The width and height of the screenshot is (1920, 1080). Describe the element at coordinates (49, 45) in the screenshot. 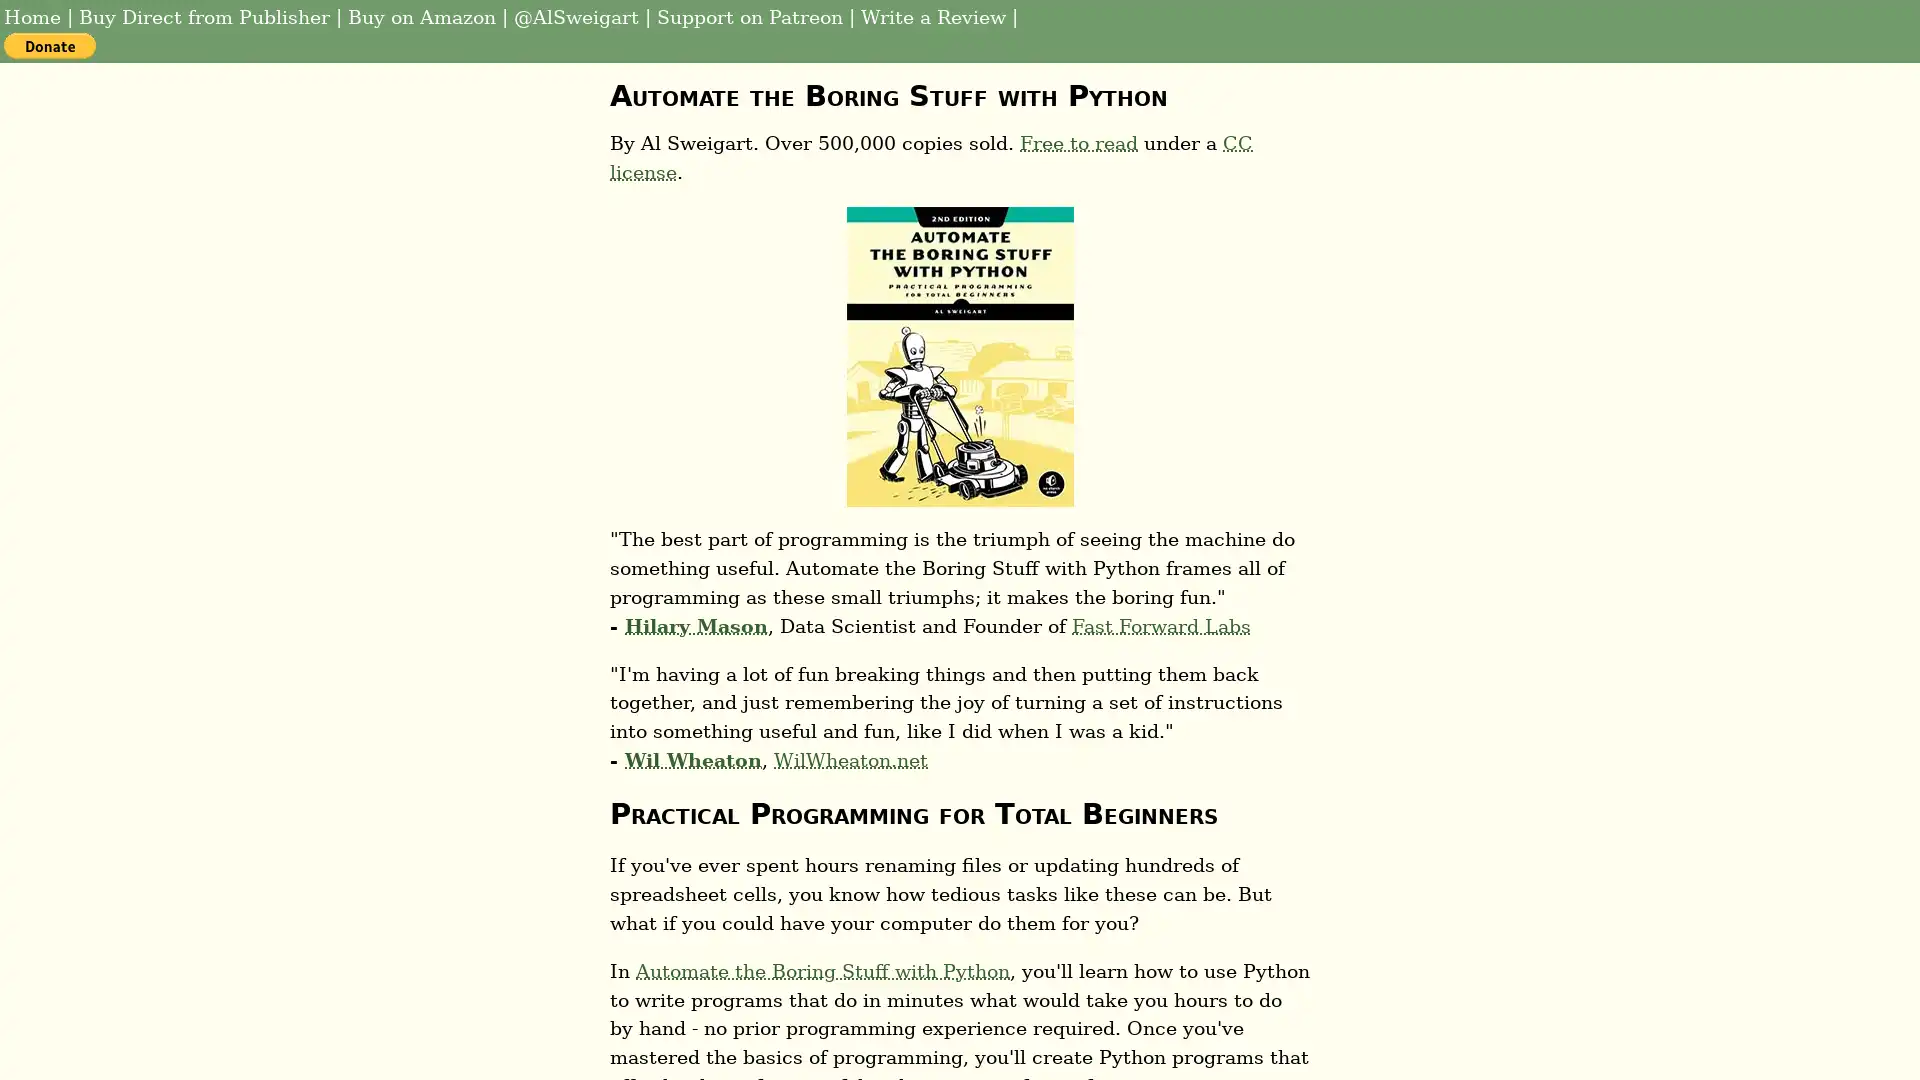

I see `PayPal - The safer, easier way to pay online!` at that location.